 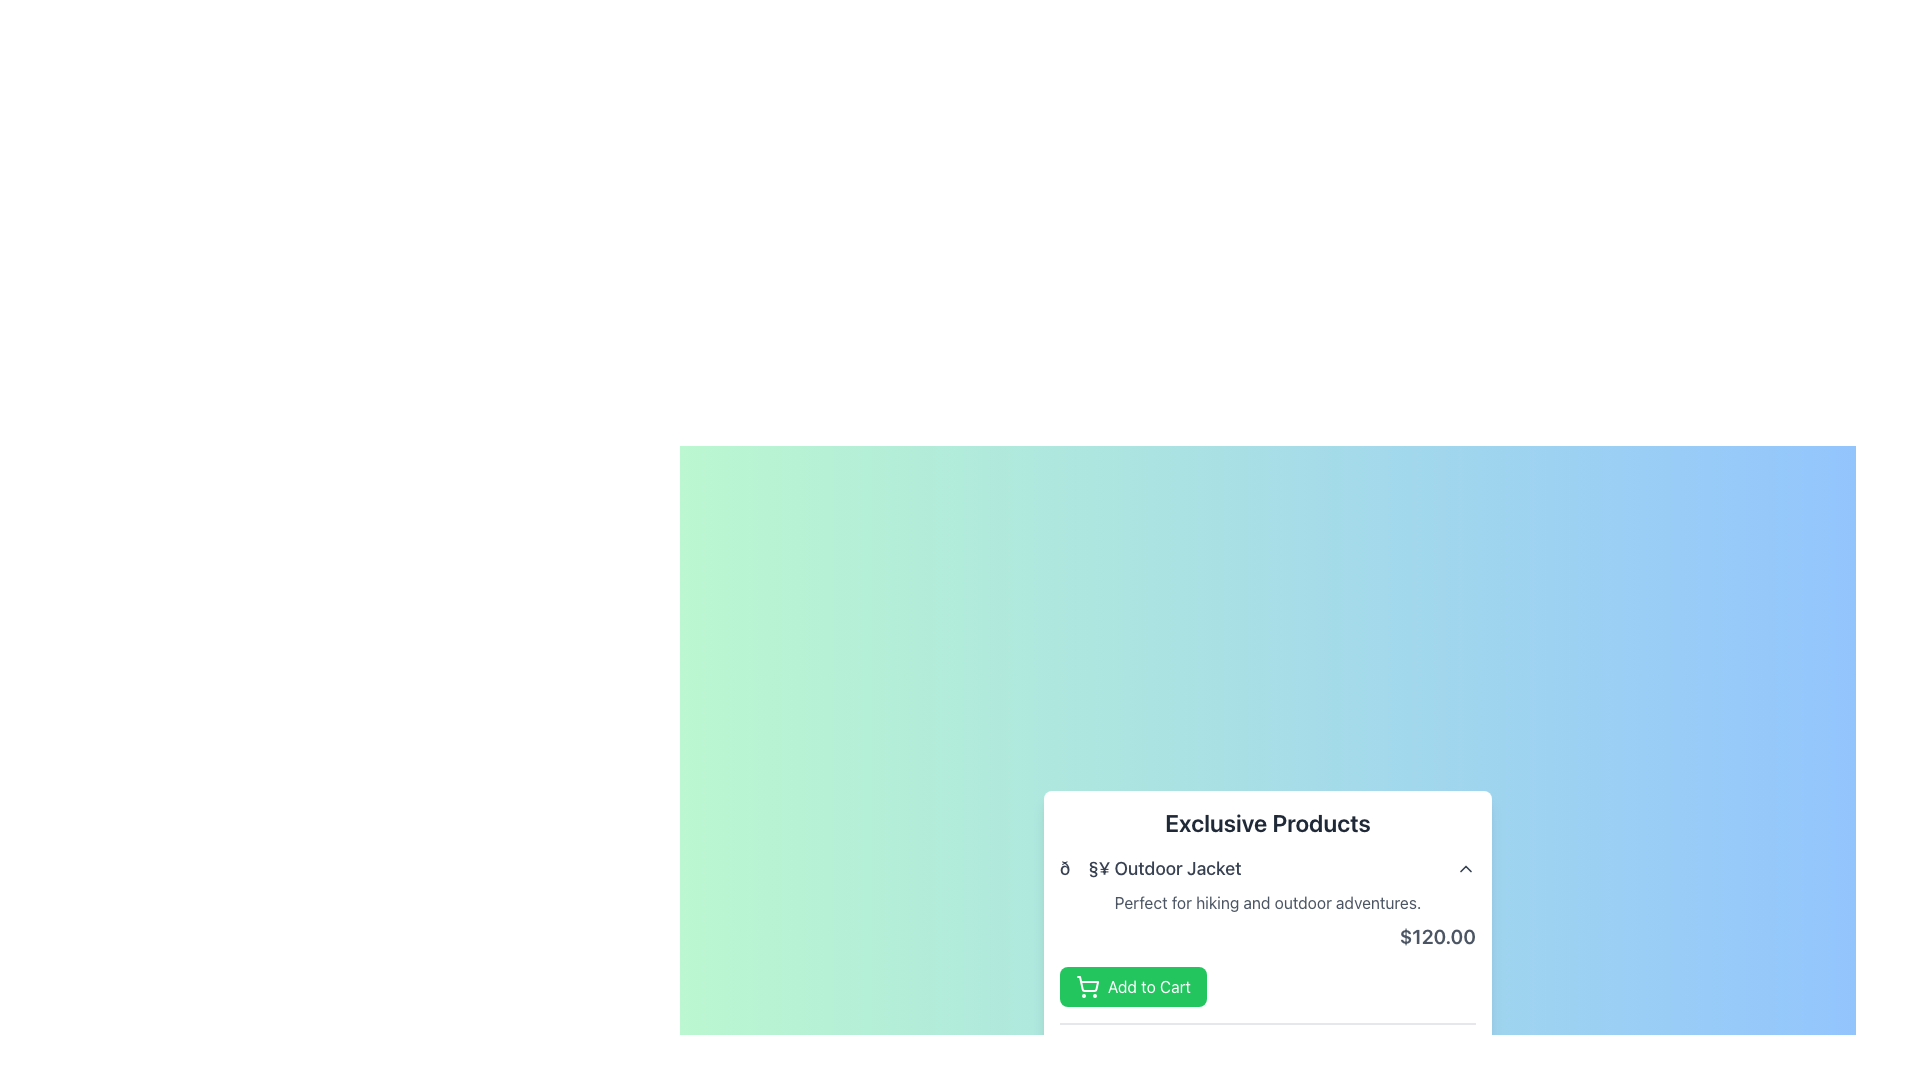 I want to click on the upward-pointing chevron icon, which is a minimal skeletal outline button located to the right of the text '🧥 Outdoor Jacket', so click(x=1465, y=867).